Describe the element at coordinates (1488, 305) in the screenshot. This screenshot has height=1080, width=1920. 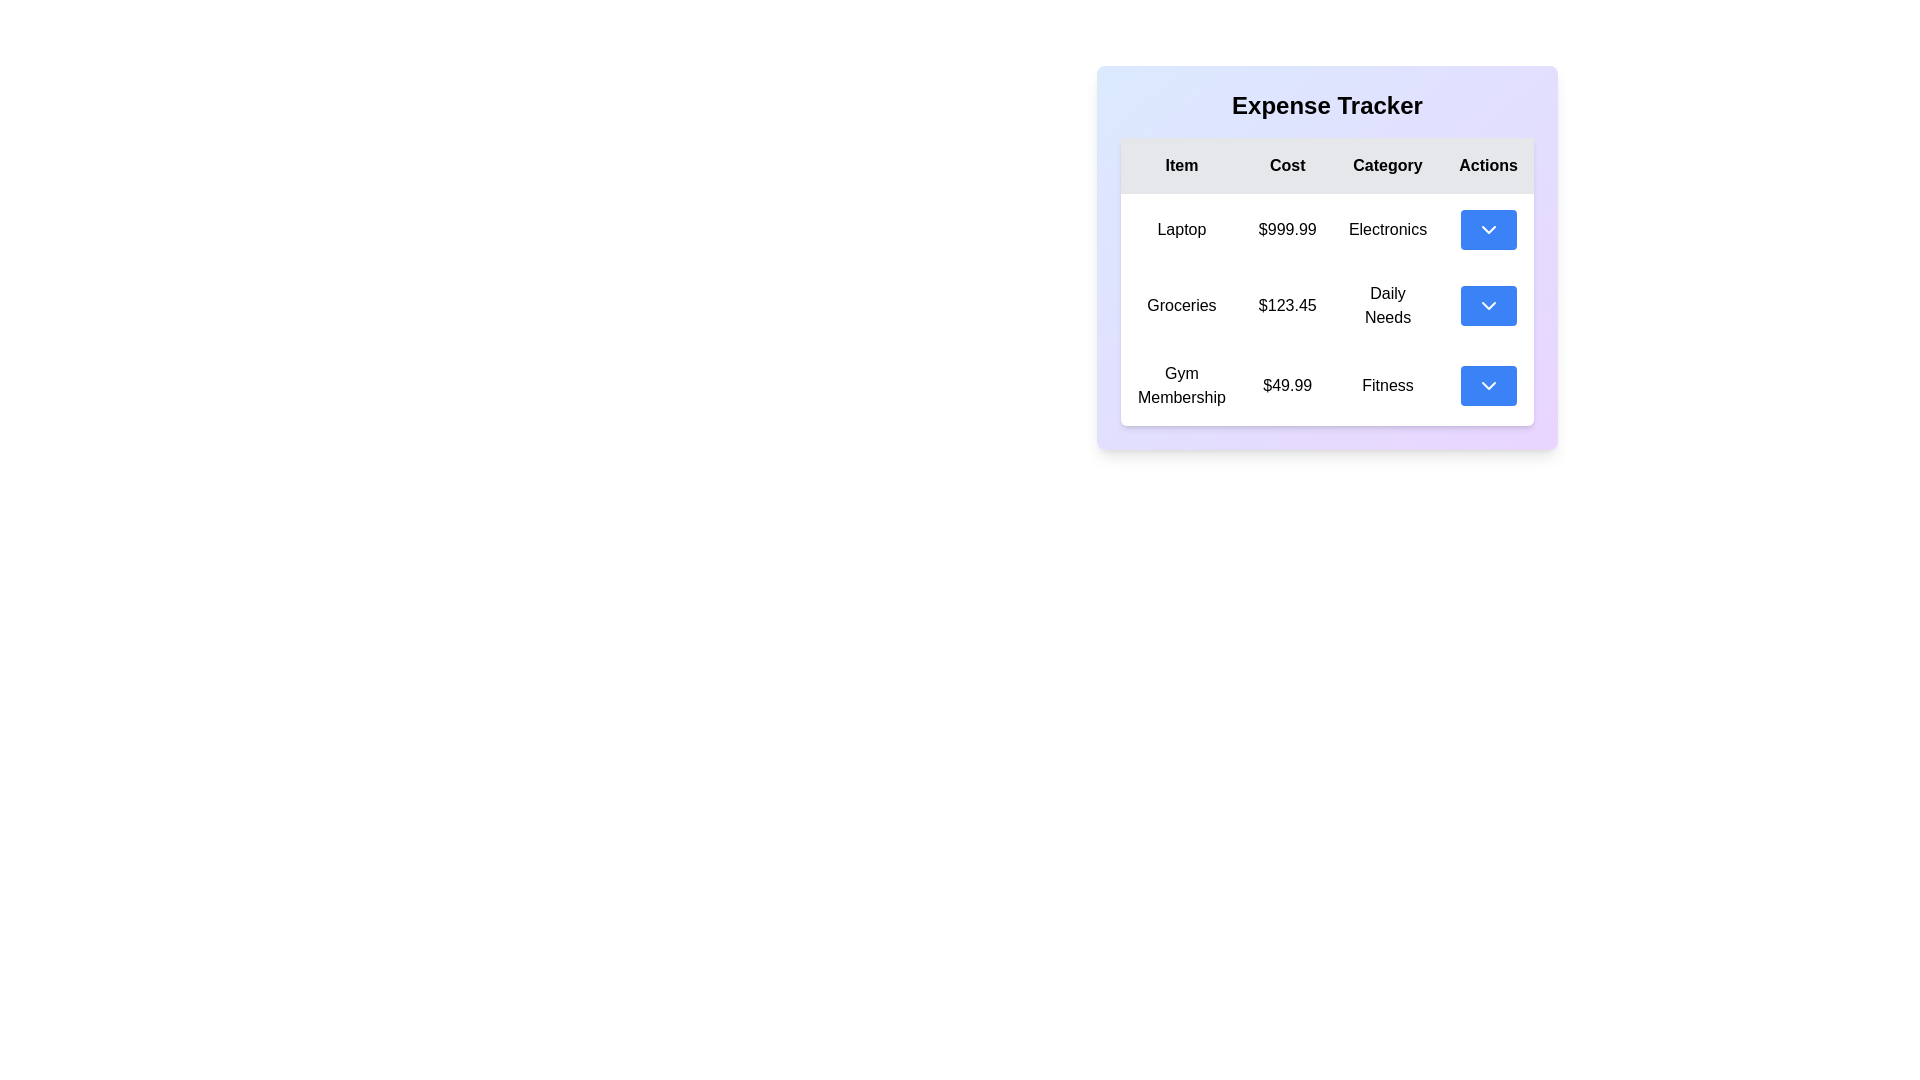
I see `the downward-pointing chevron icon within the blue button in the 'Actions' column of the second row of the 'Expense Tracker' table` at that location.